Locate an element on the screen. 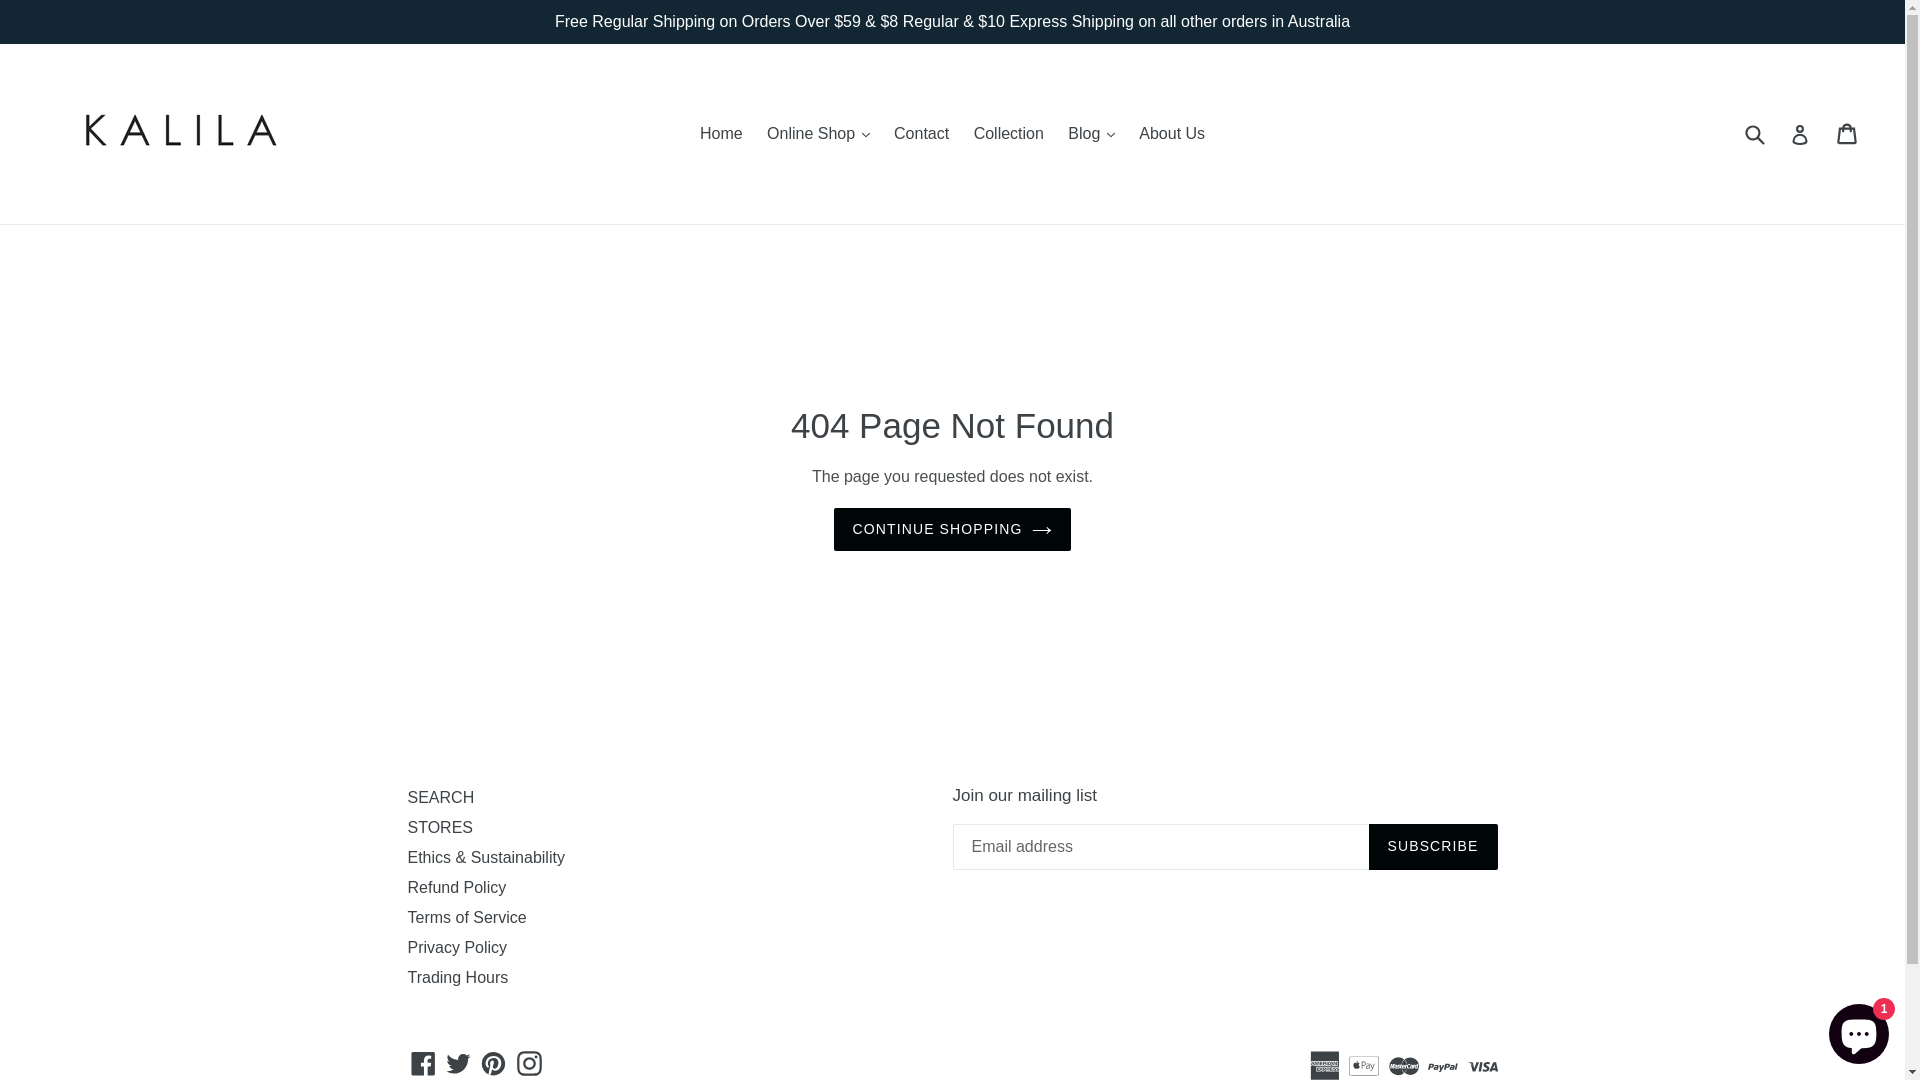 This screenshot has width=1920, height=1080. 'STORES' is located at coordinates (440, 827).